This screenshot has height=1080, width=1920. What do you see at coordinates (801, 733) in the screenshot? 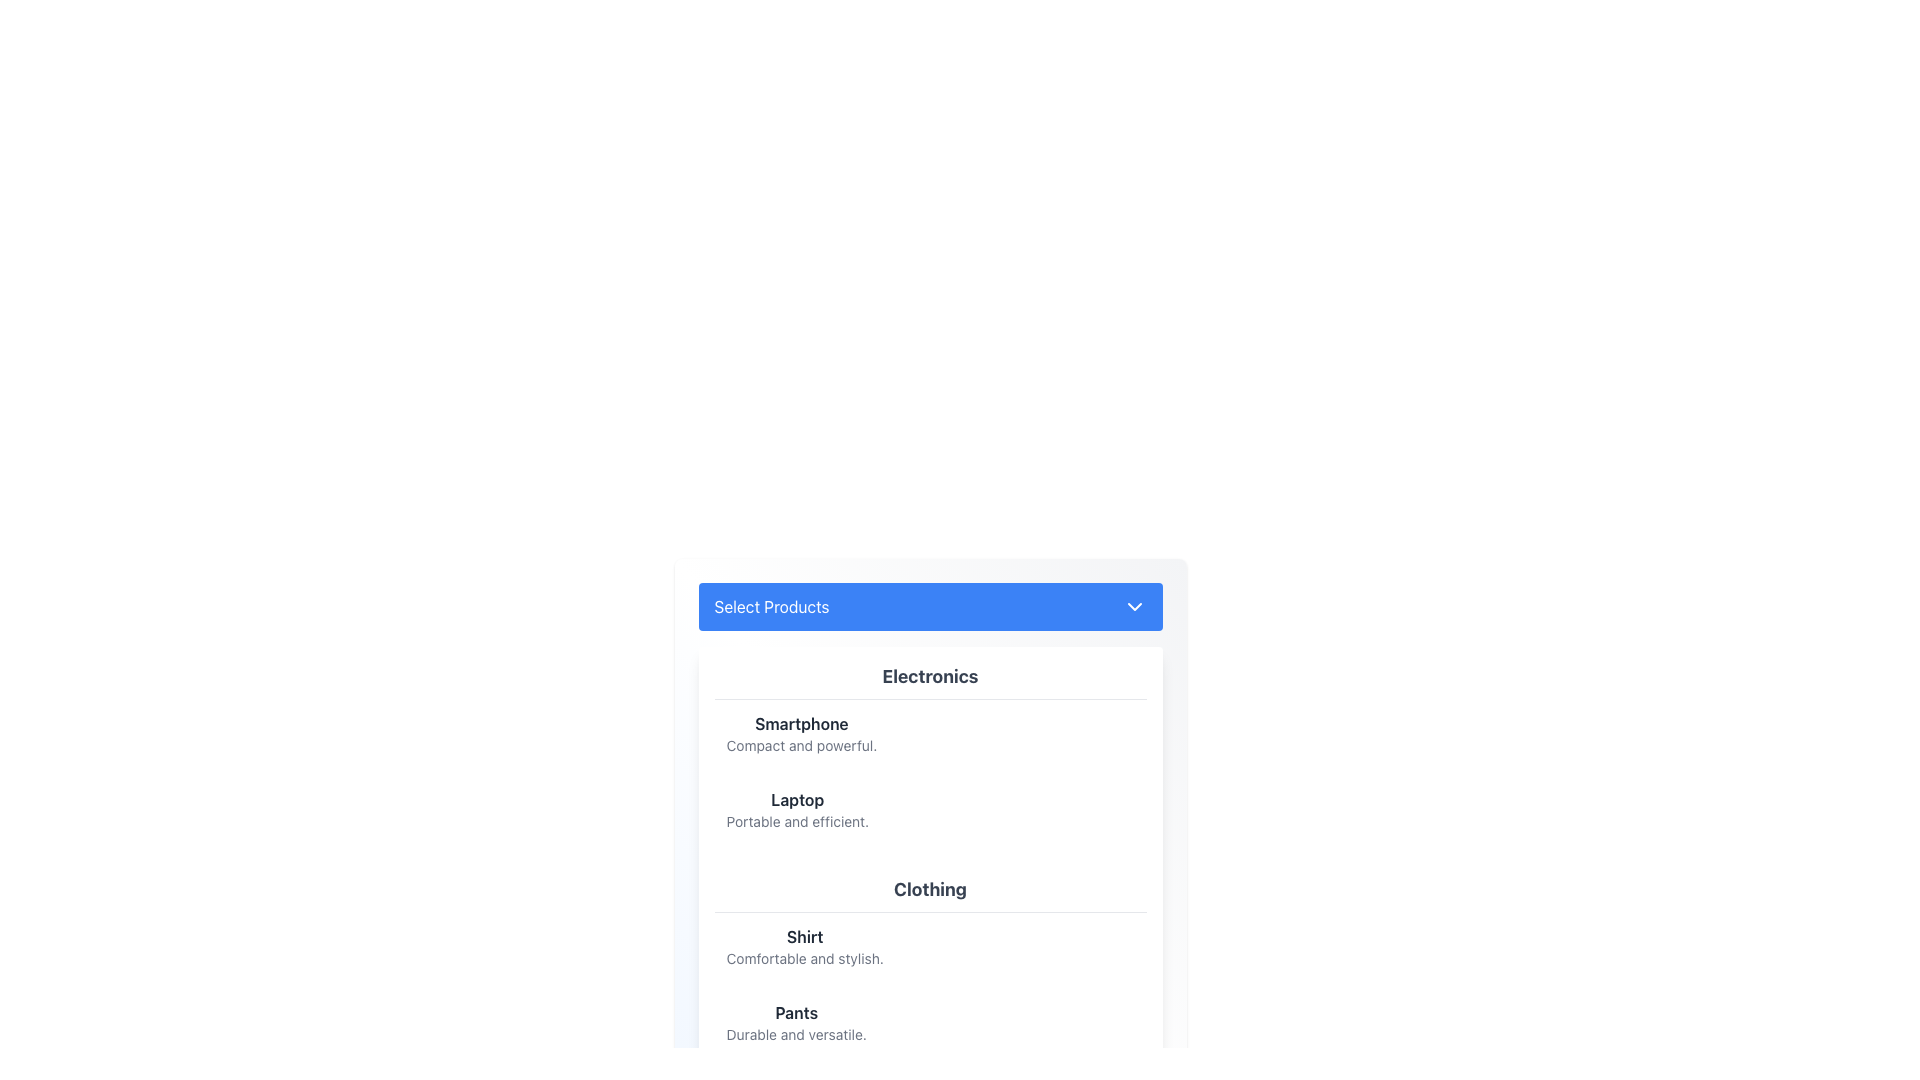
I see `information displayed in the text element for the product category 'Smartphone' located under the 'Electronics' section, which is the first item in this category` at bounding box center [801, 733].